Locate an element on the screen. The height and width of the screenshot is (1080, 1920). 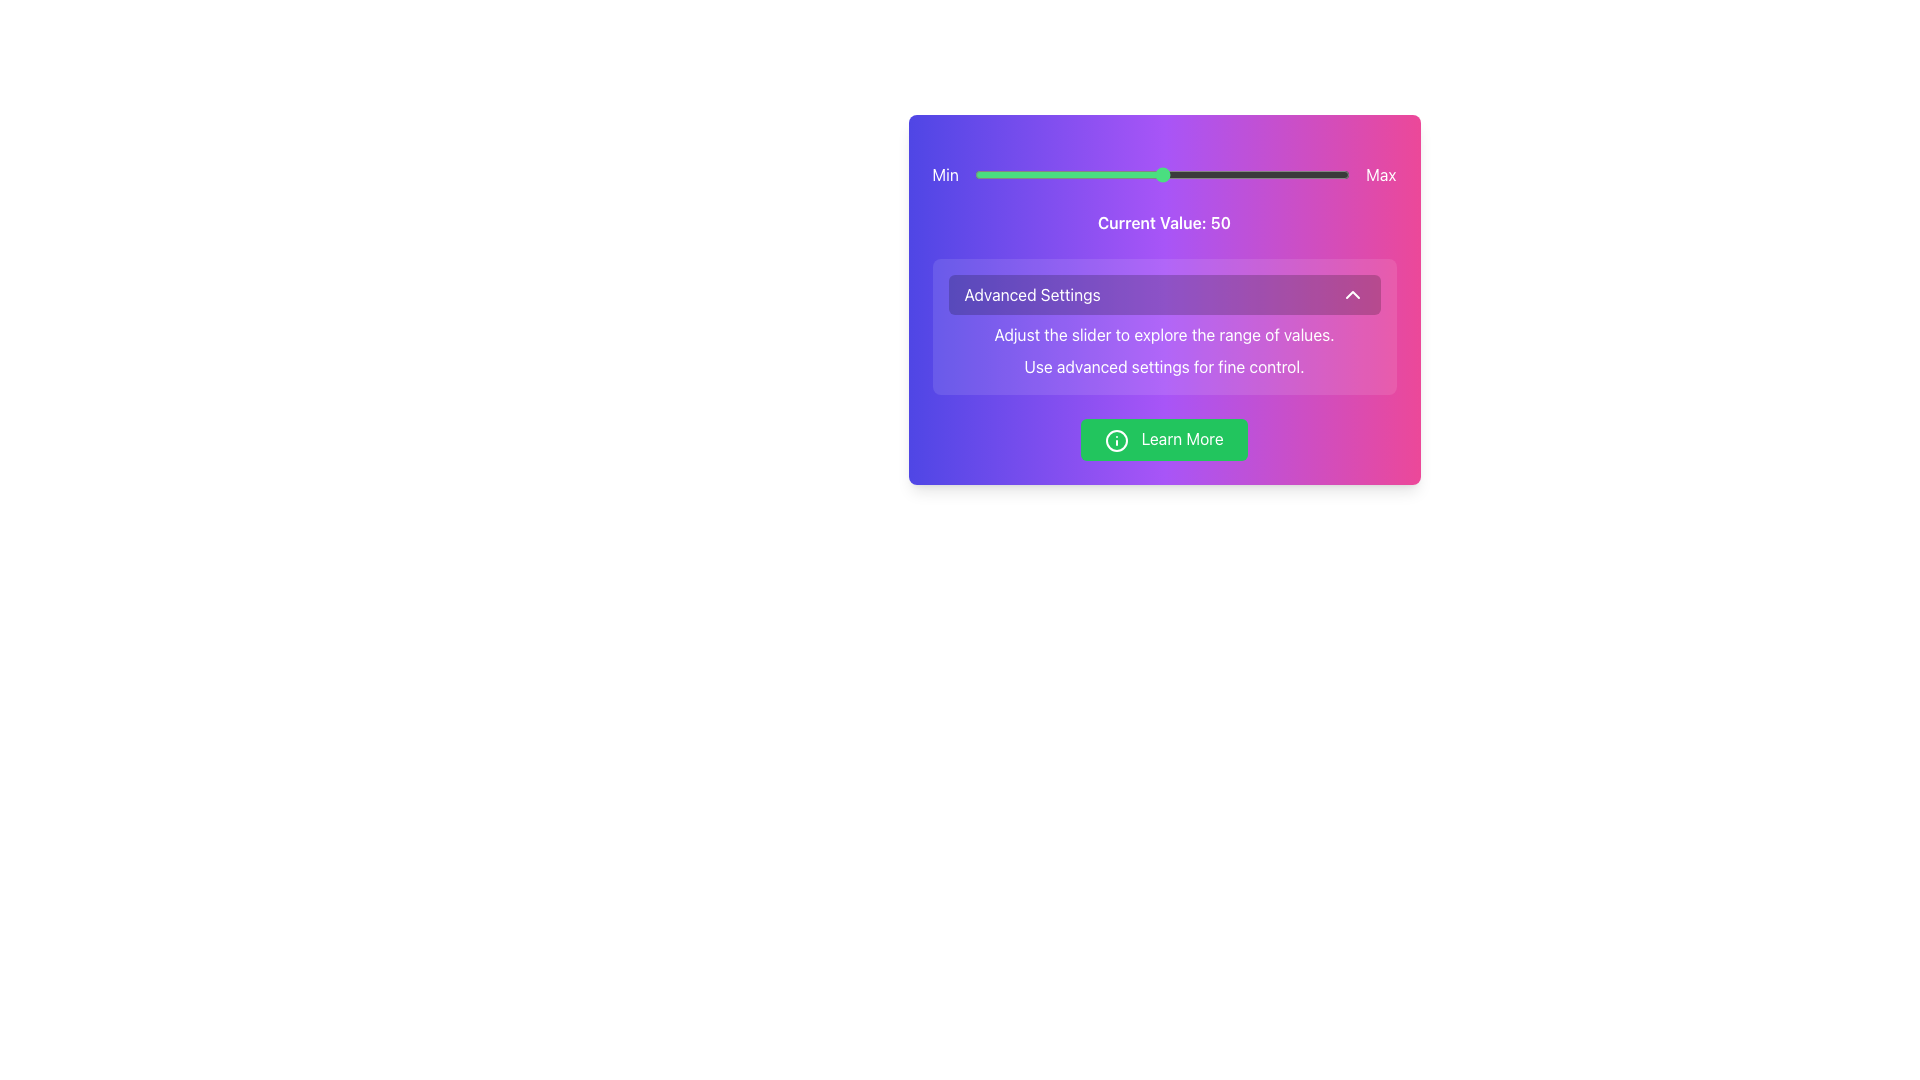
the value of the slider is located at coordinates (1270, 173).